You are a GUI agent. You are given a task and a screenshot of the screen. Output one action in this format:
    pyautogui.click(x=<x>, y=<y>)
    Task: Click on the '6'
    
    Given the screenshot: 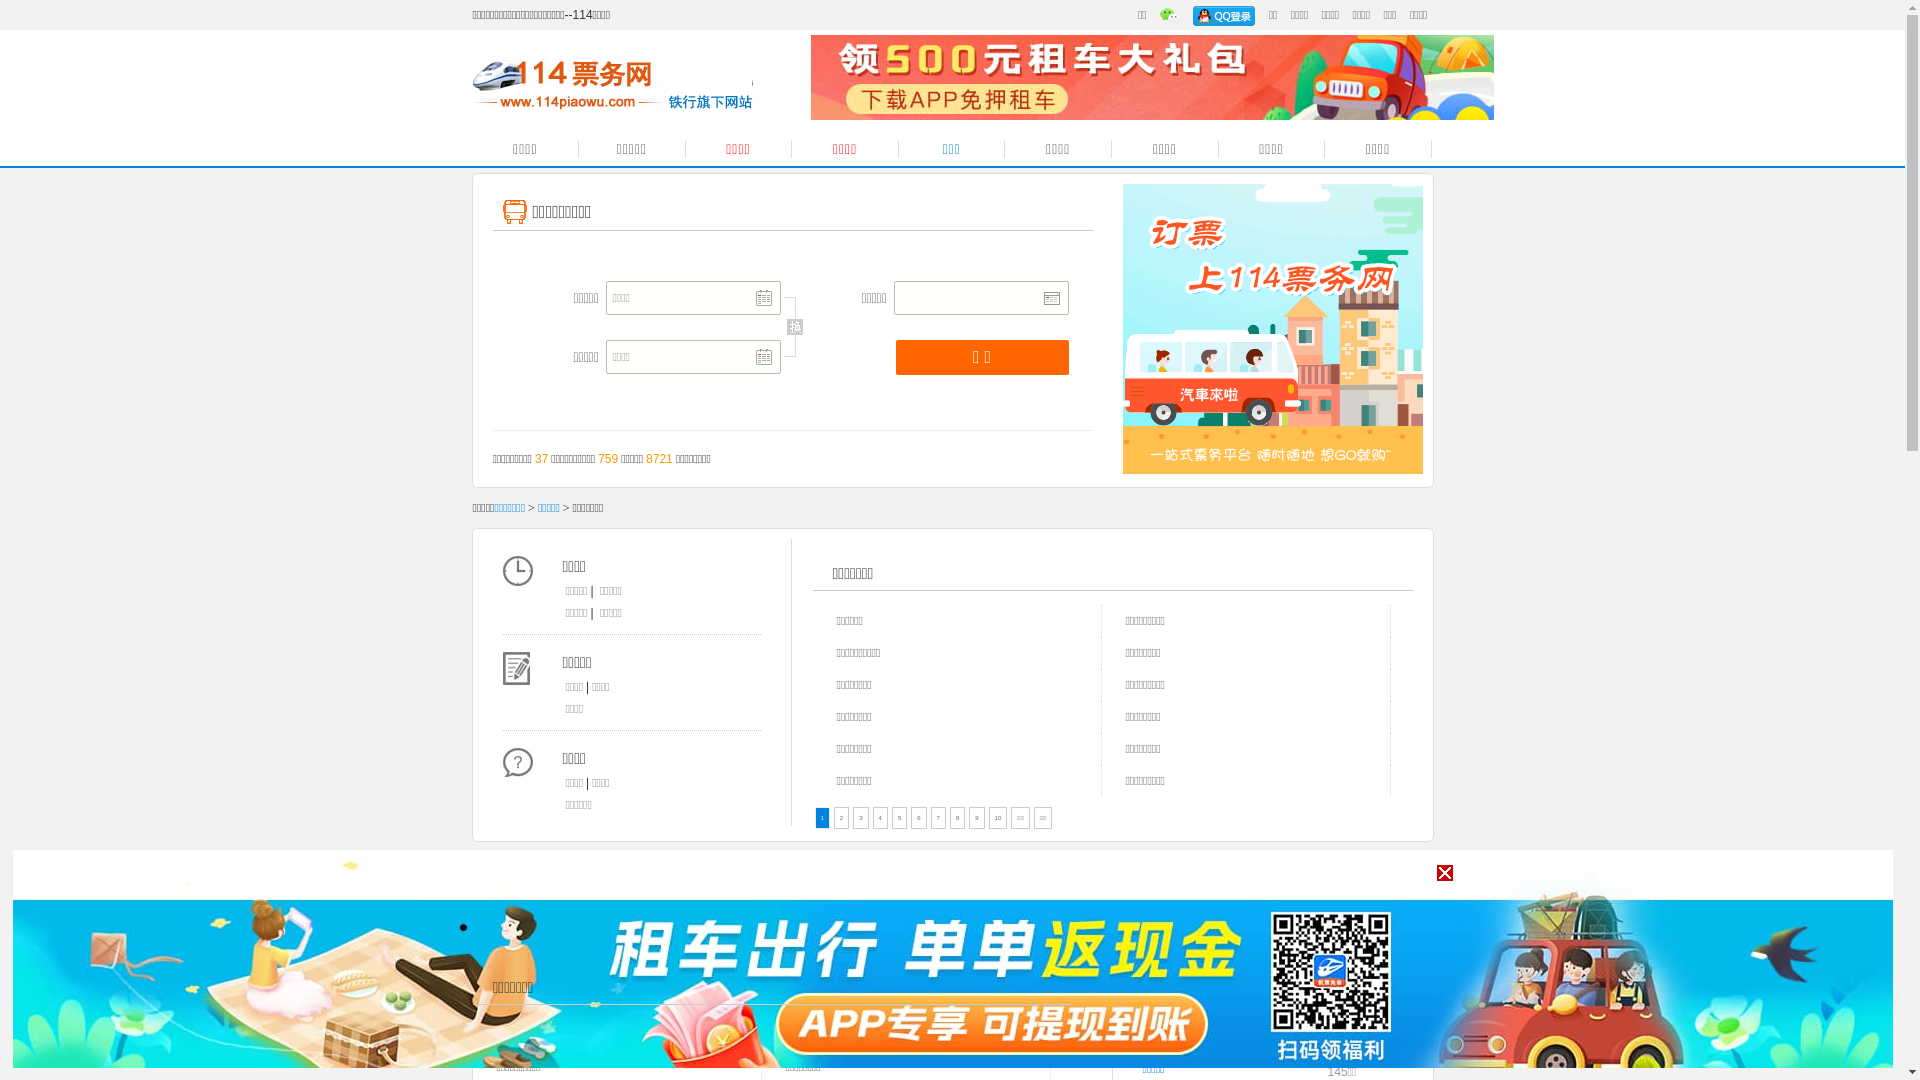 What is the action you would take?
    pyautogui.click(x=917, y=817)
    